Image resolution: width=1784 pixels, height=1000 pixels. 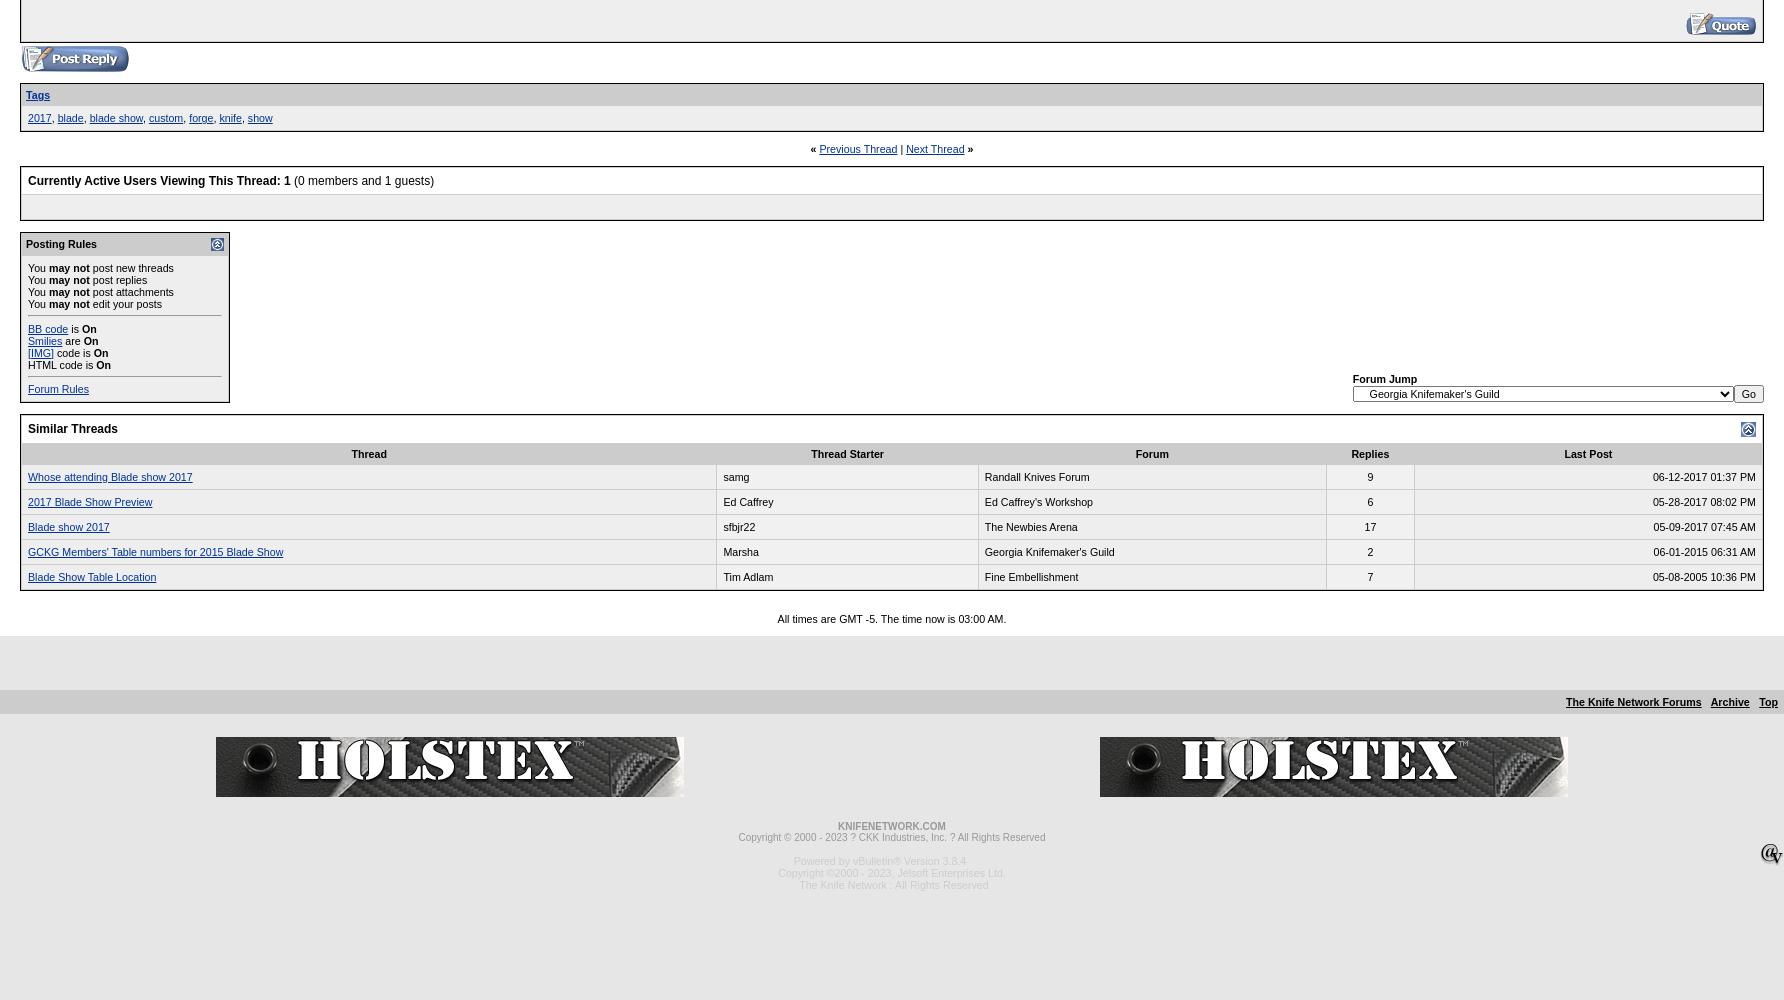 I want to click on 'Tags', so click(x=37, y=94).